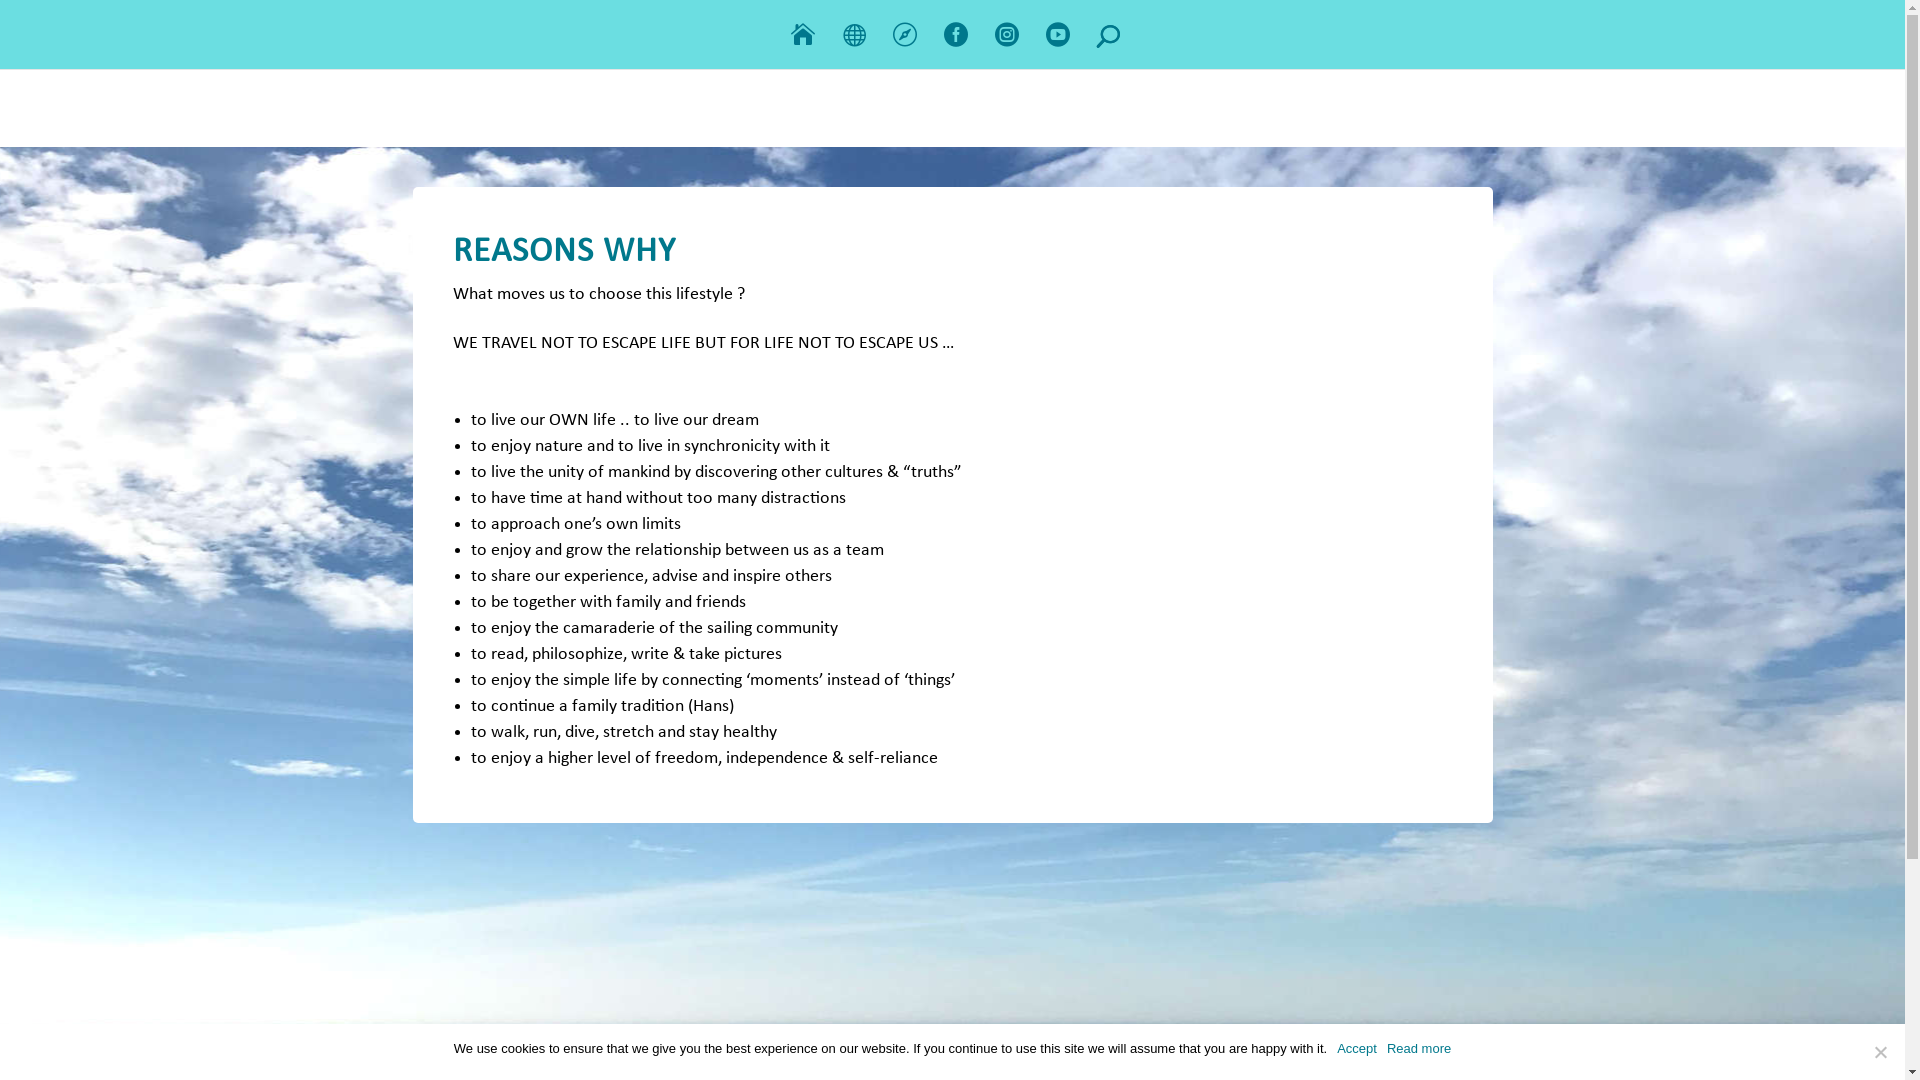 The width and height of the screenshot is (1920, 1080). Describe the element at coordinates (1357, 1048) in the screenshot. I see `'Accept'` at that location.